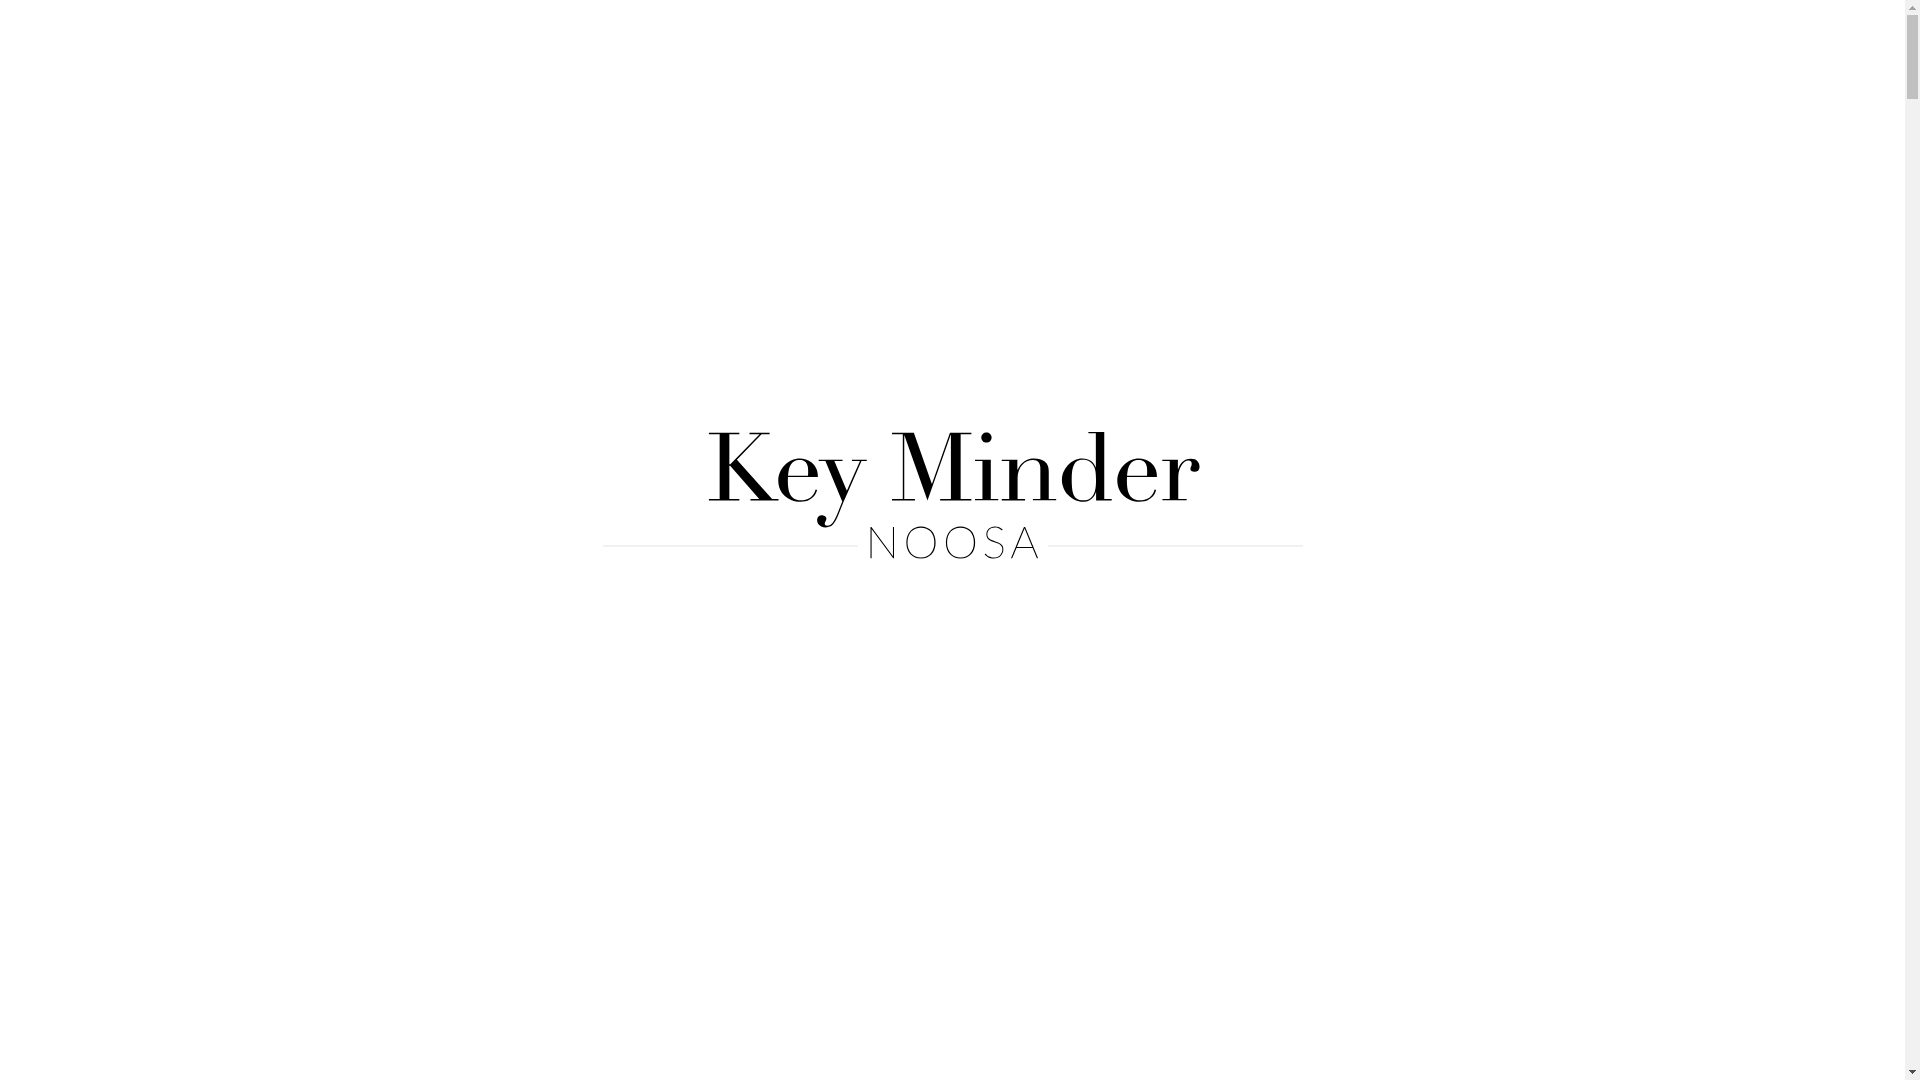  I want to click on 'ABOUT', so click(831, 35).